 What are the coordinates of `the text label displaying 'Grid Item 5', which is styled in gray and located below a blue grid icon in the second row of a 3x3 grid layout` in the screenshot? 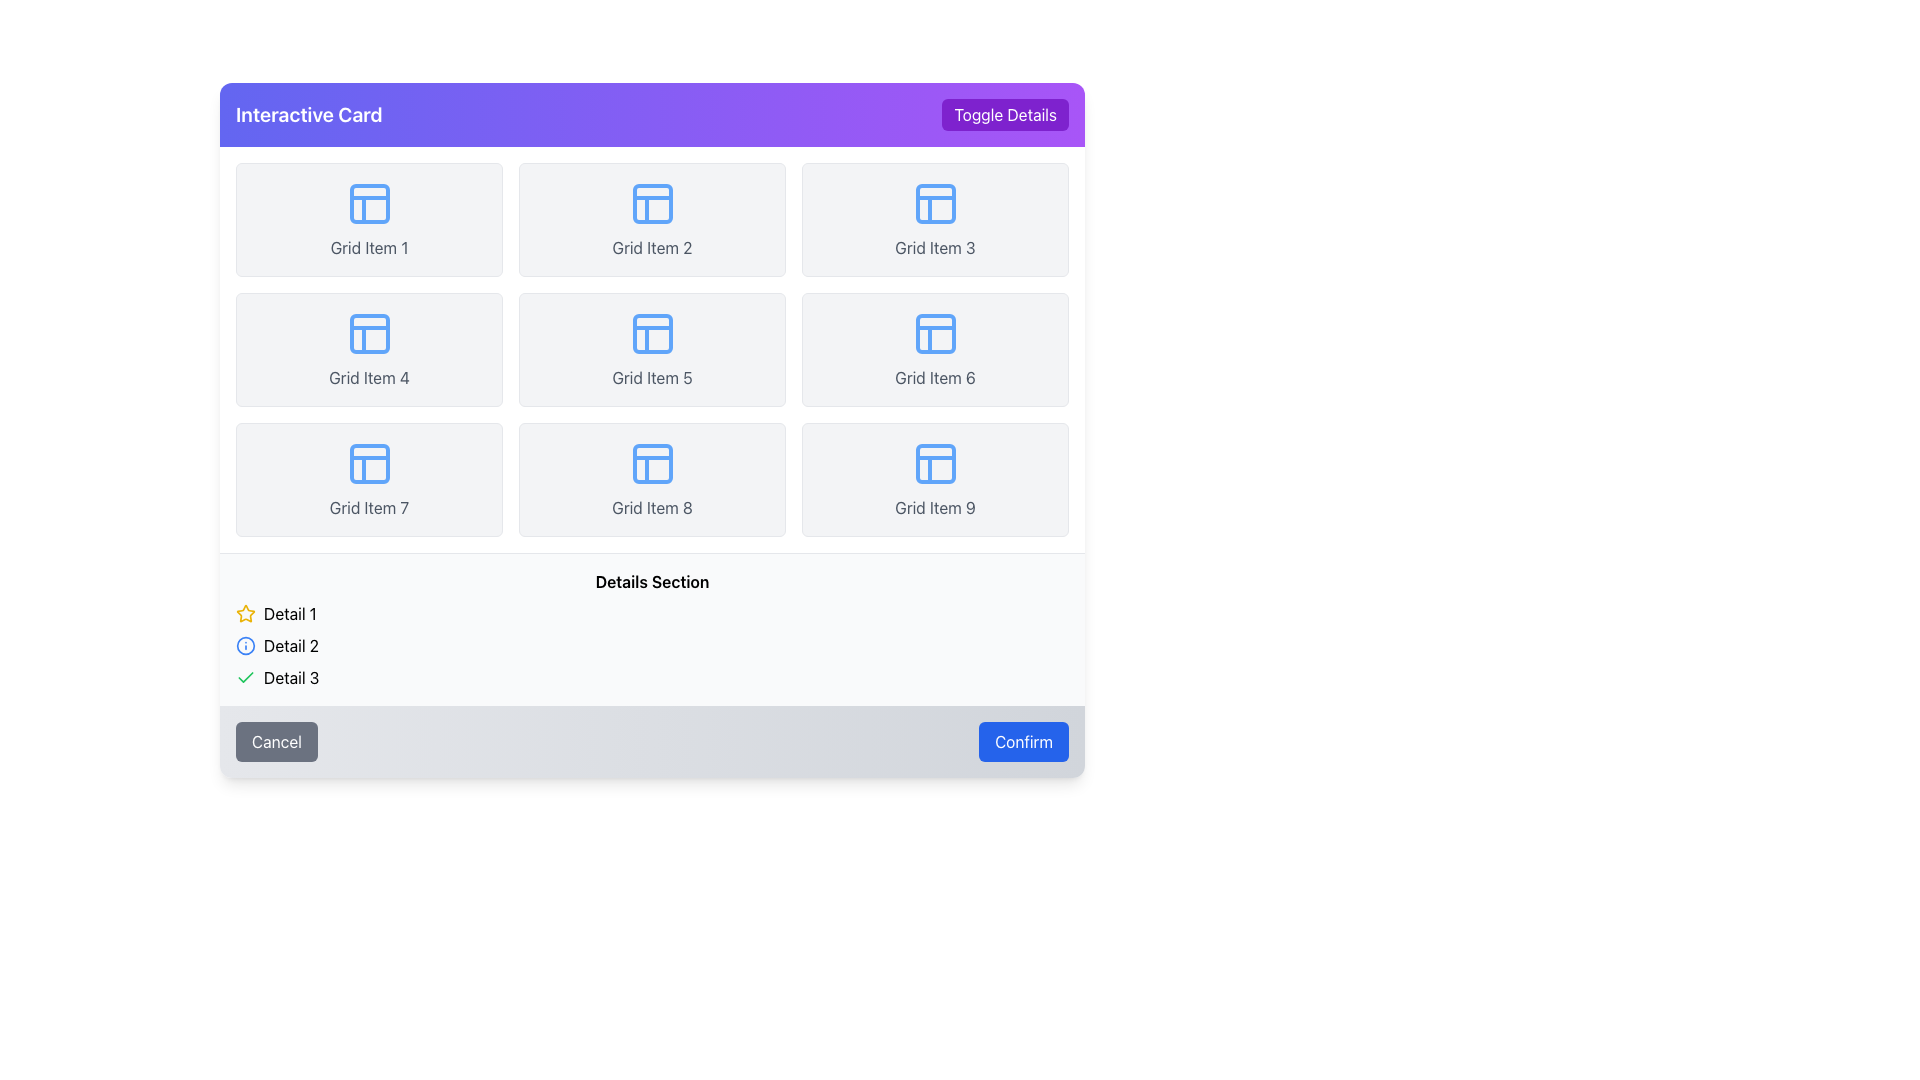 It's located at (652, 378).